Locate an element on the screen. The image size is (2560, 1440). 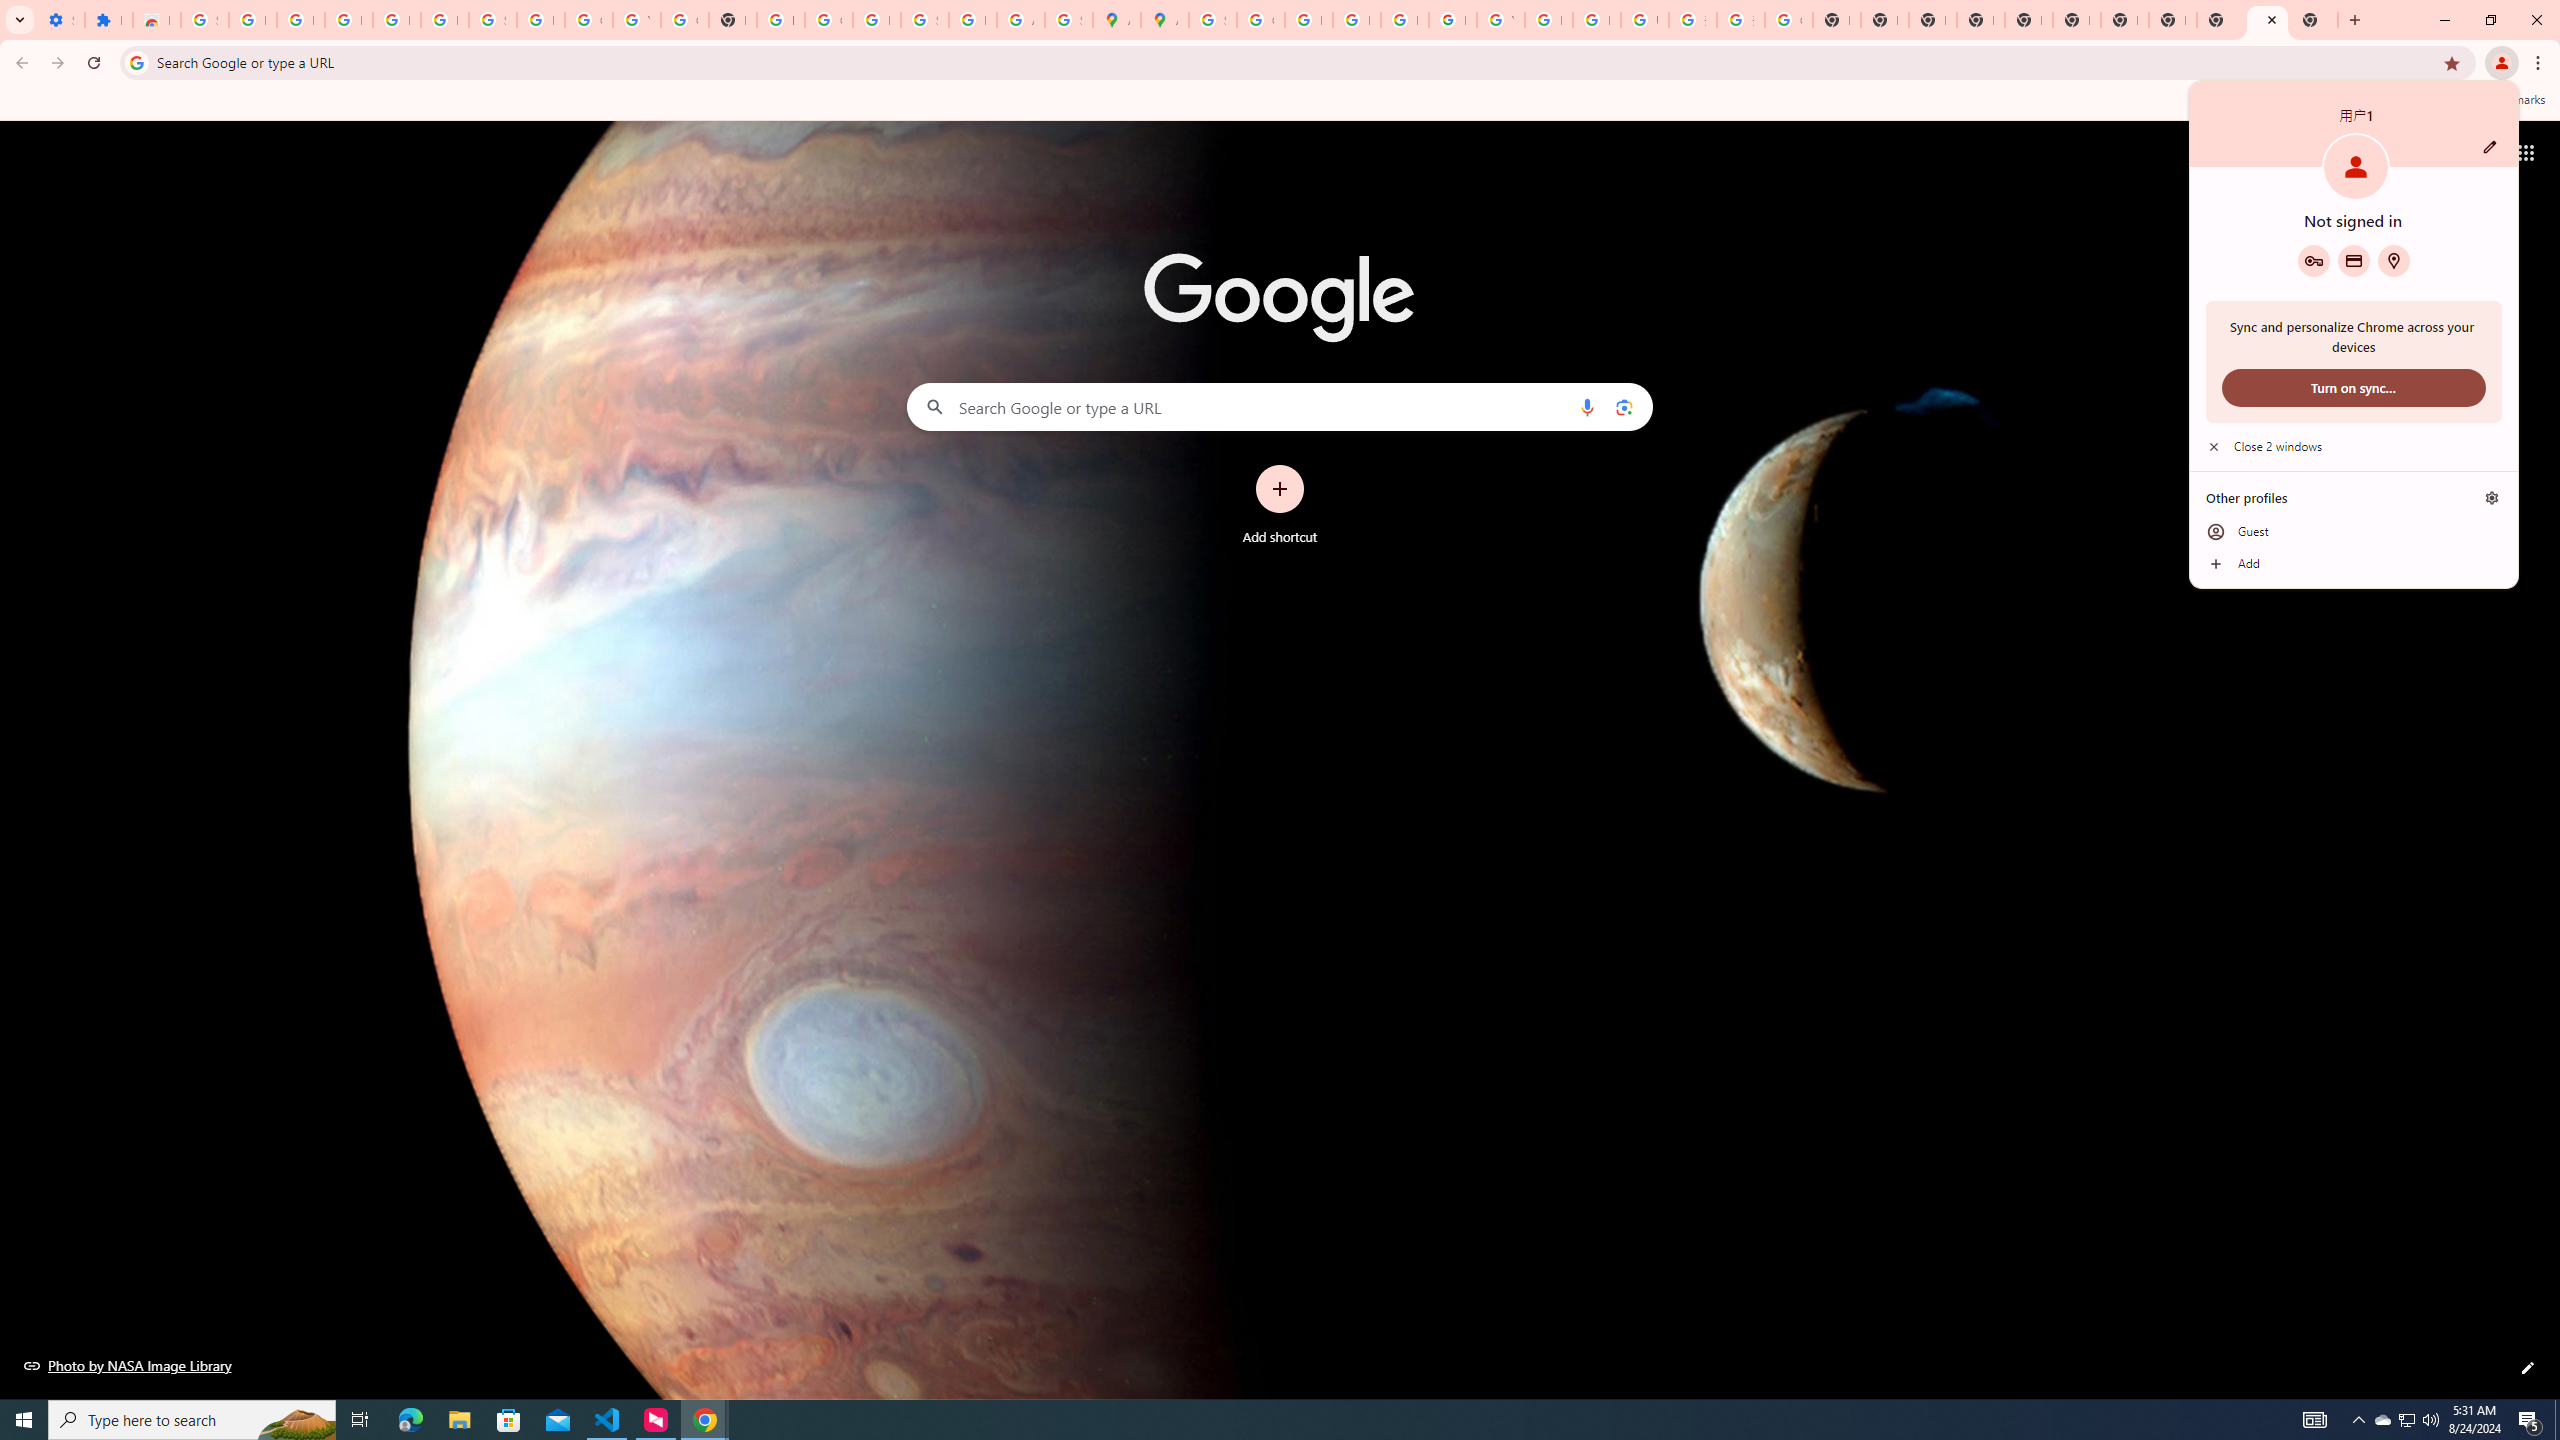
'User Promoted Notification Area' is located at coordinates (2405, 1418).